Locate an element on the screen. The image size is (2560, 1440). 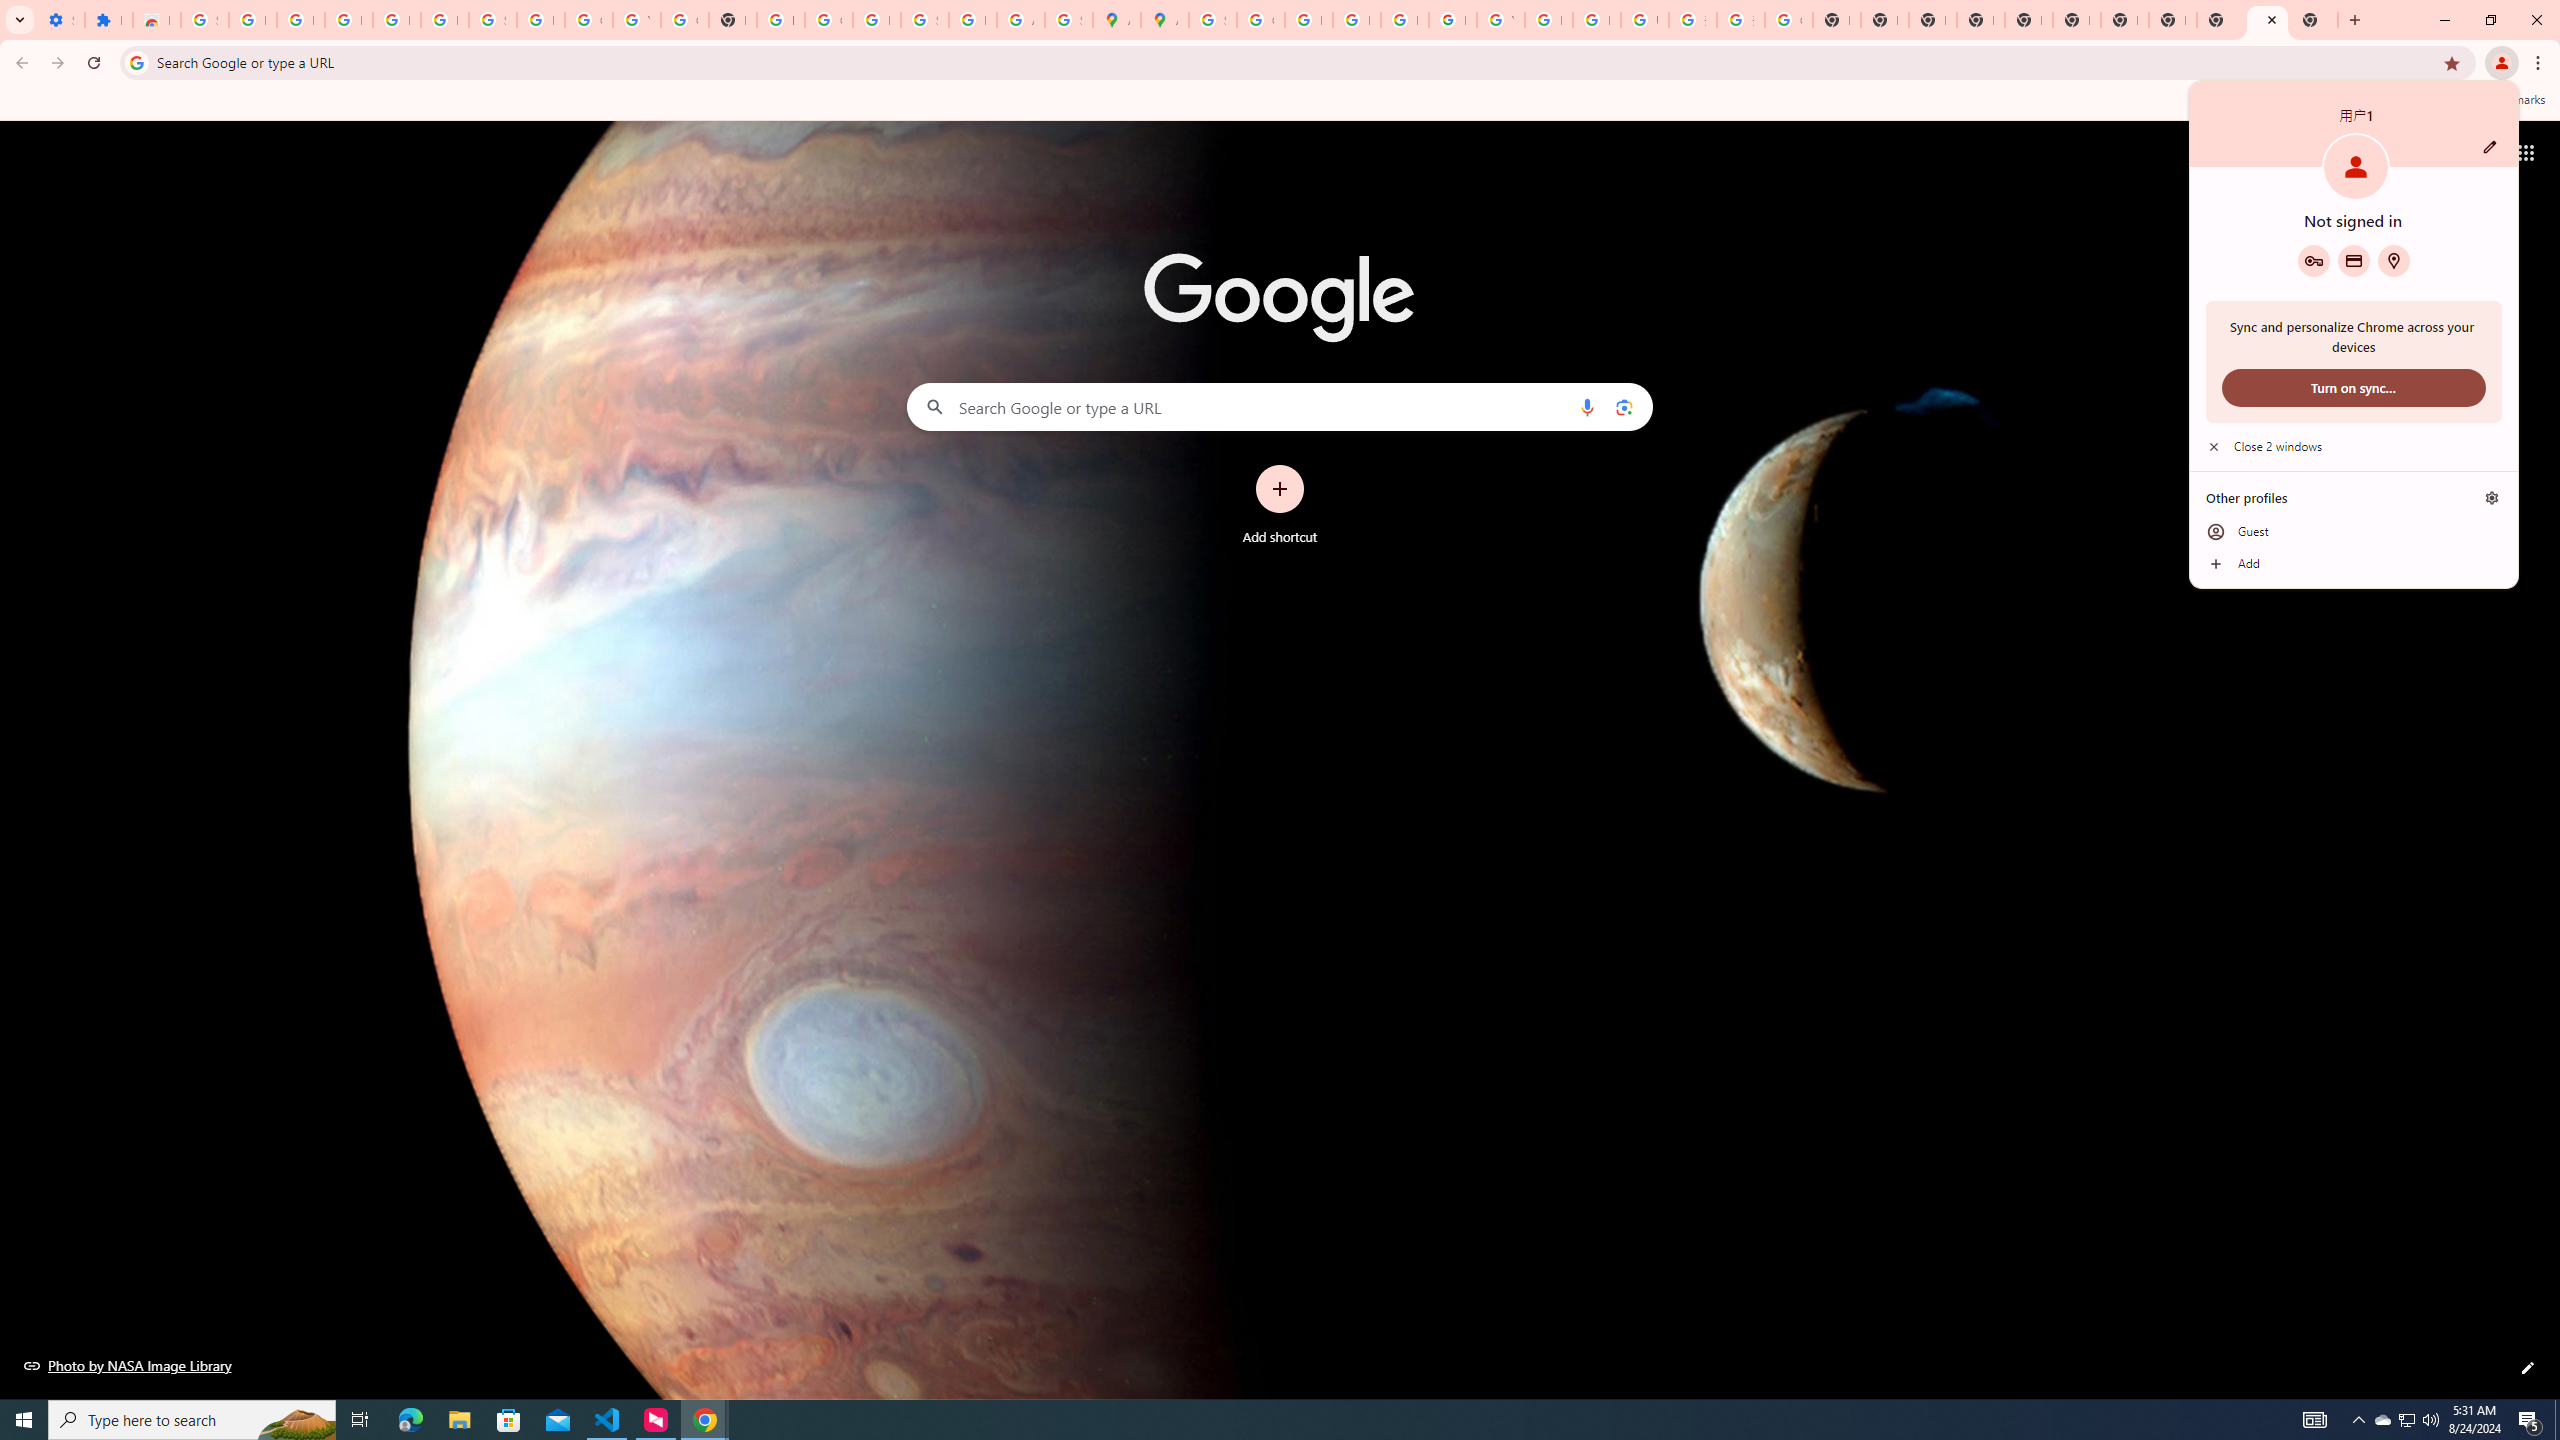
'User Promoted Notification Area' is located at coordinates (2405, 1418).